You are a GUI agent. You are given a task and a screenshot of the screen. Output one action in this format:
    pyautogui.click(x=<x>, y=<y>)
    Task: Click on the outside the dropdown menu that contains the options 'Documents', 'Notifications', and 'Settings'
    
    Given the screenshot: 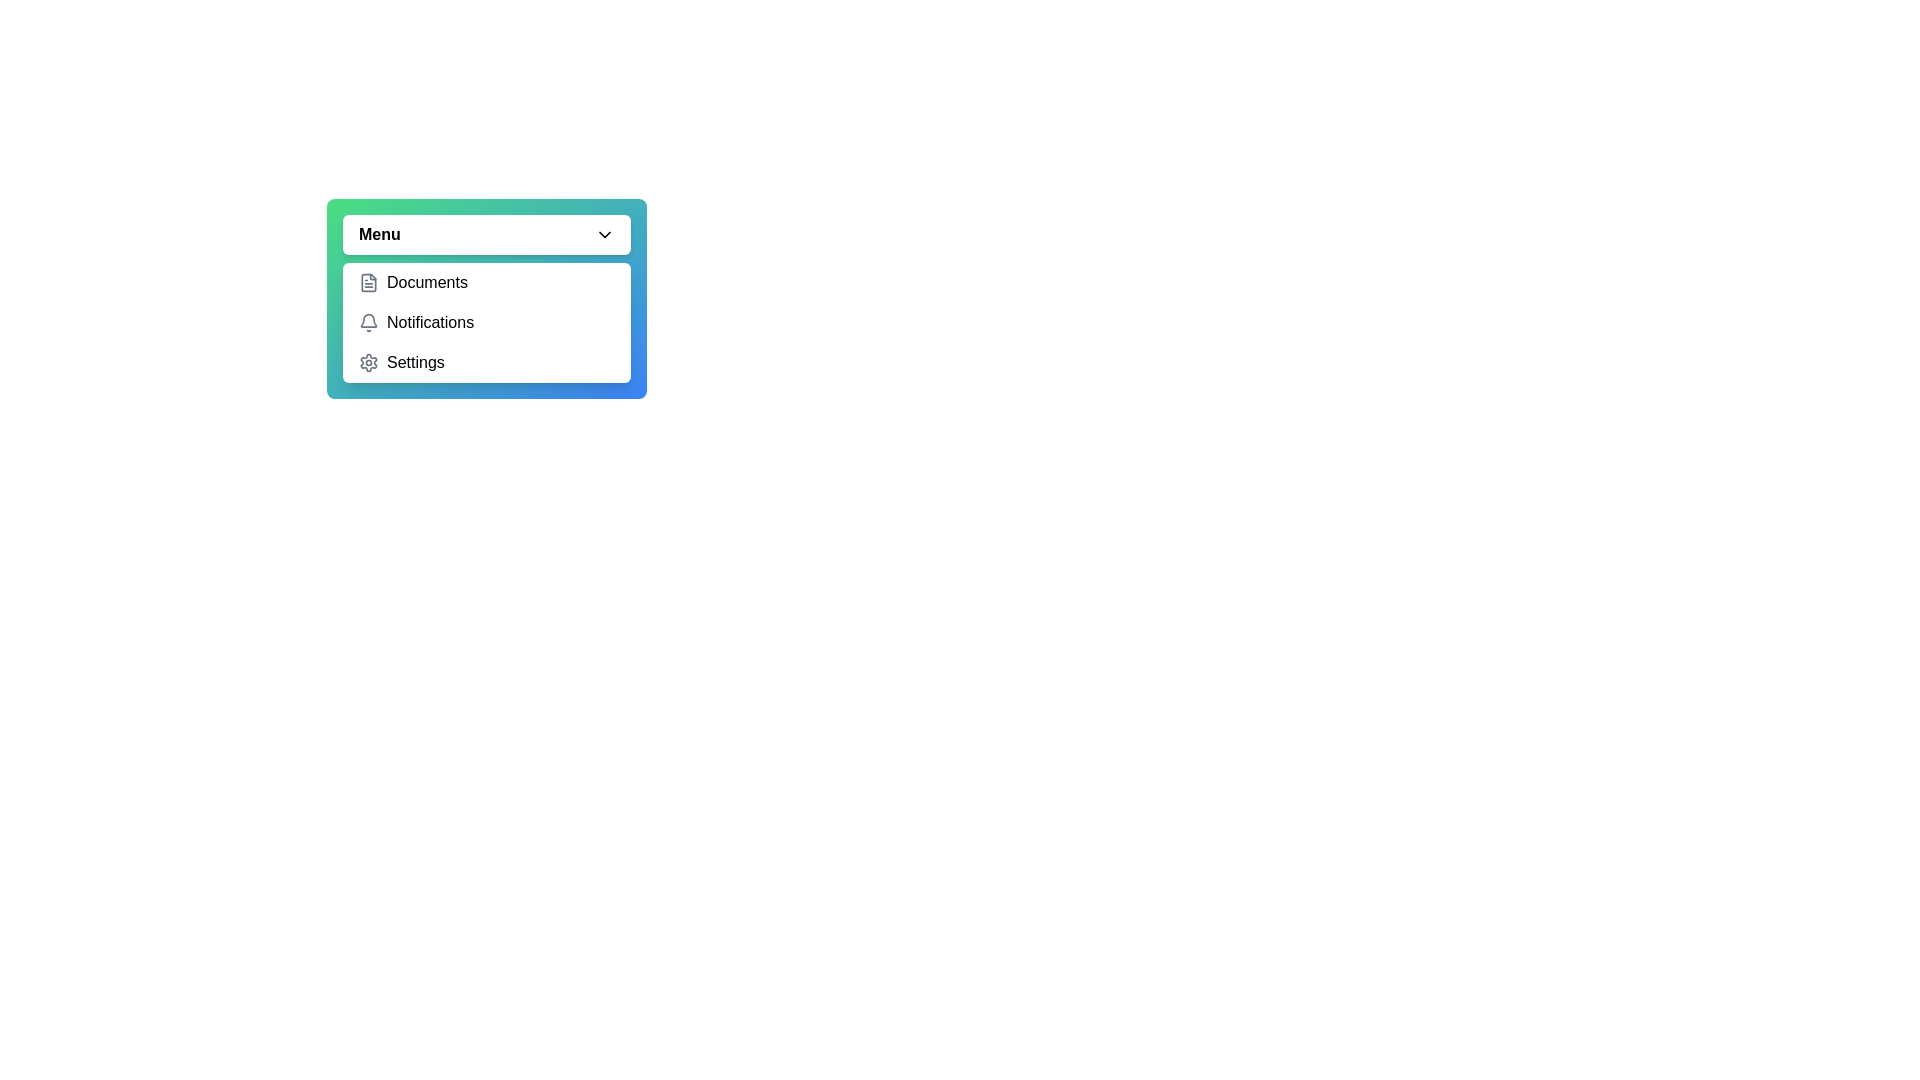 What is the action you would take?
    pyautogui.click(x=486, y=322)
    